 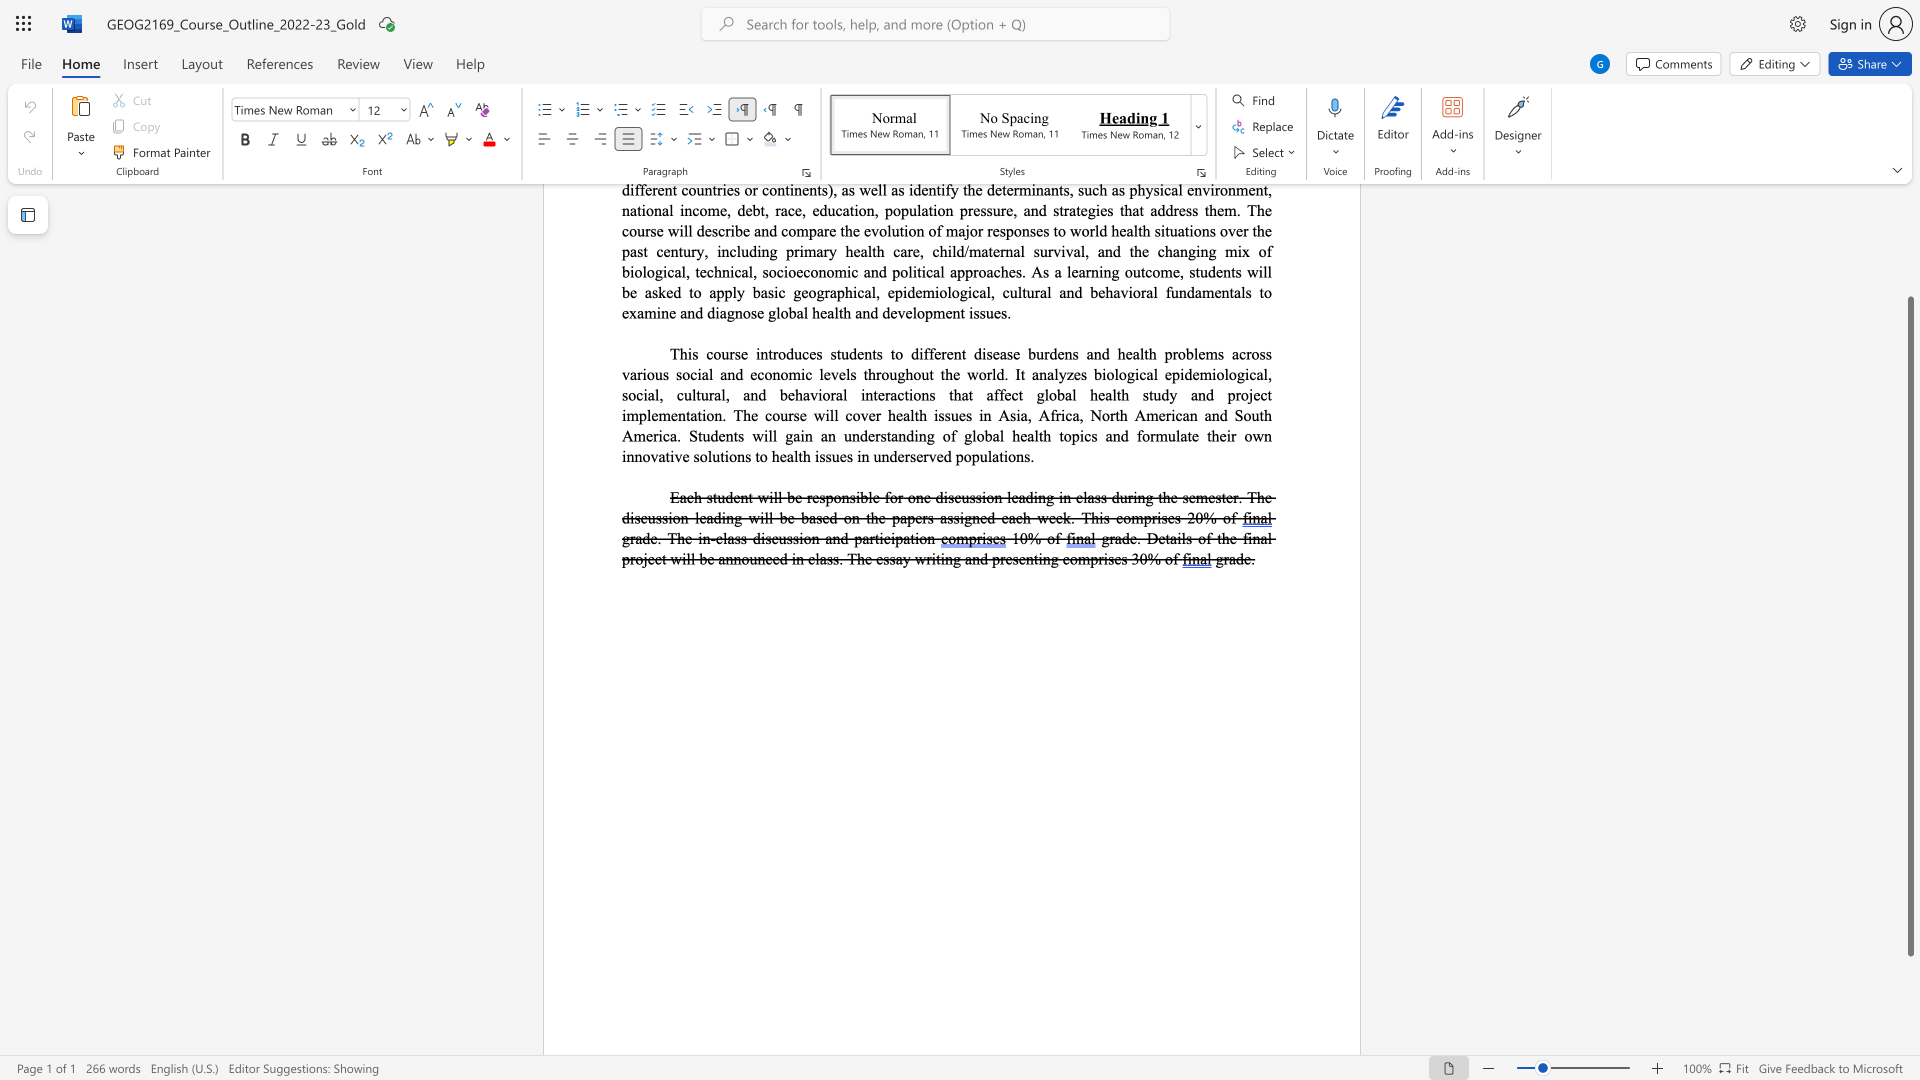 What do you see at coordinates (1909, 238) in the screenshot?
I see `the scrollbar to scroll upward` at bounding box center [1909, 238].